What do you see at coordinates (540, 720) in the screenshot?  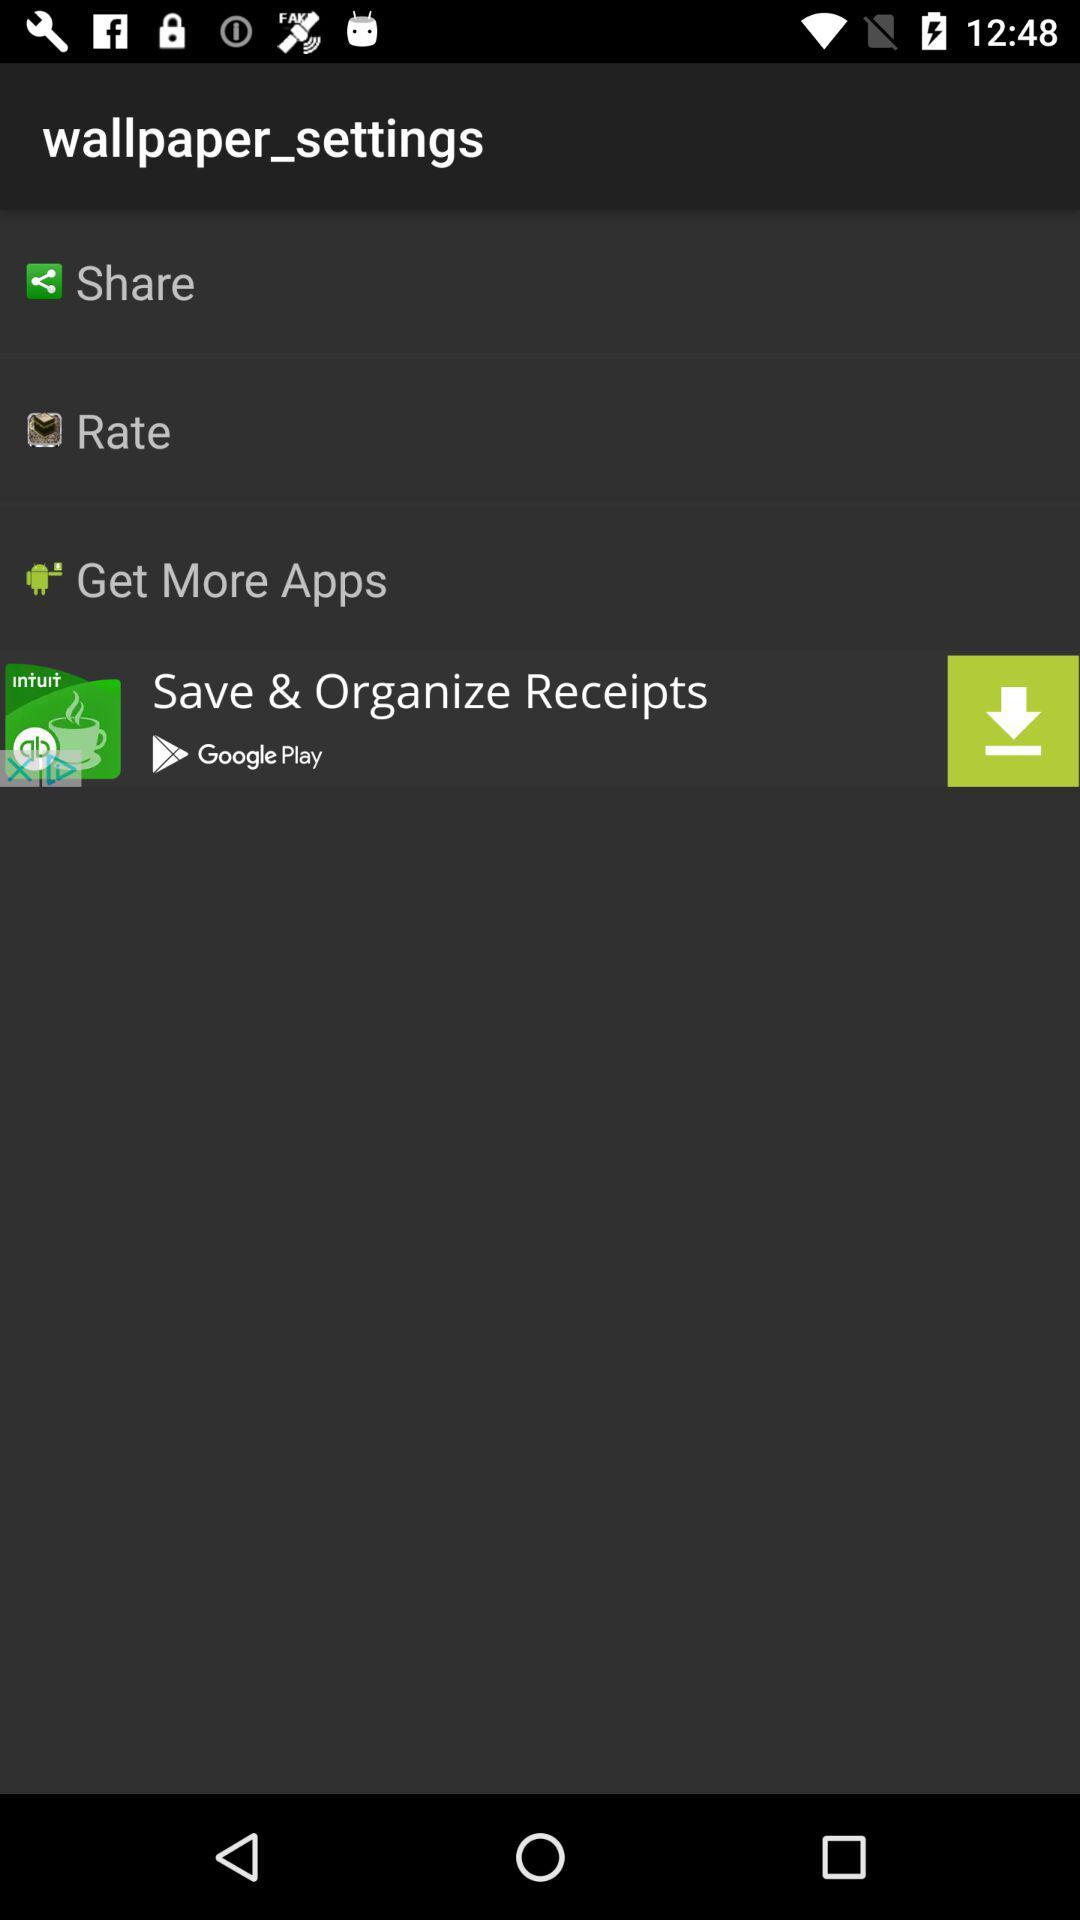 I see `advertisement` at bounding box center [540, 720].